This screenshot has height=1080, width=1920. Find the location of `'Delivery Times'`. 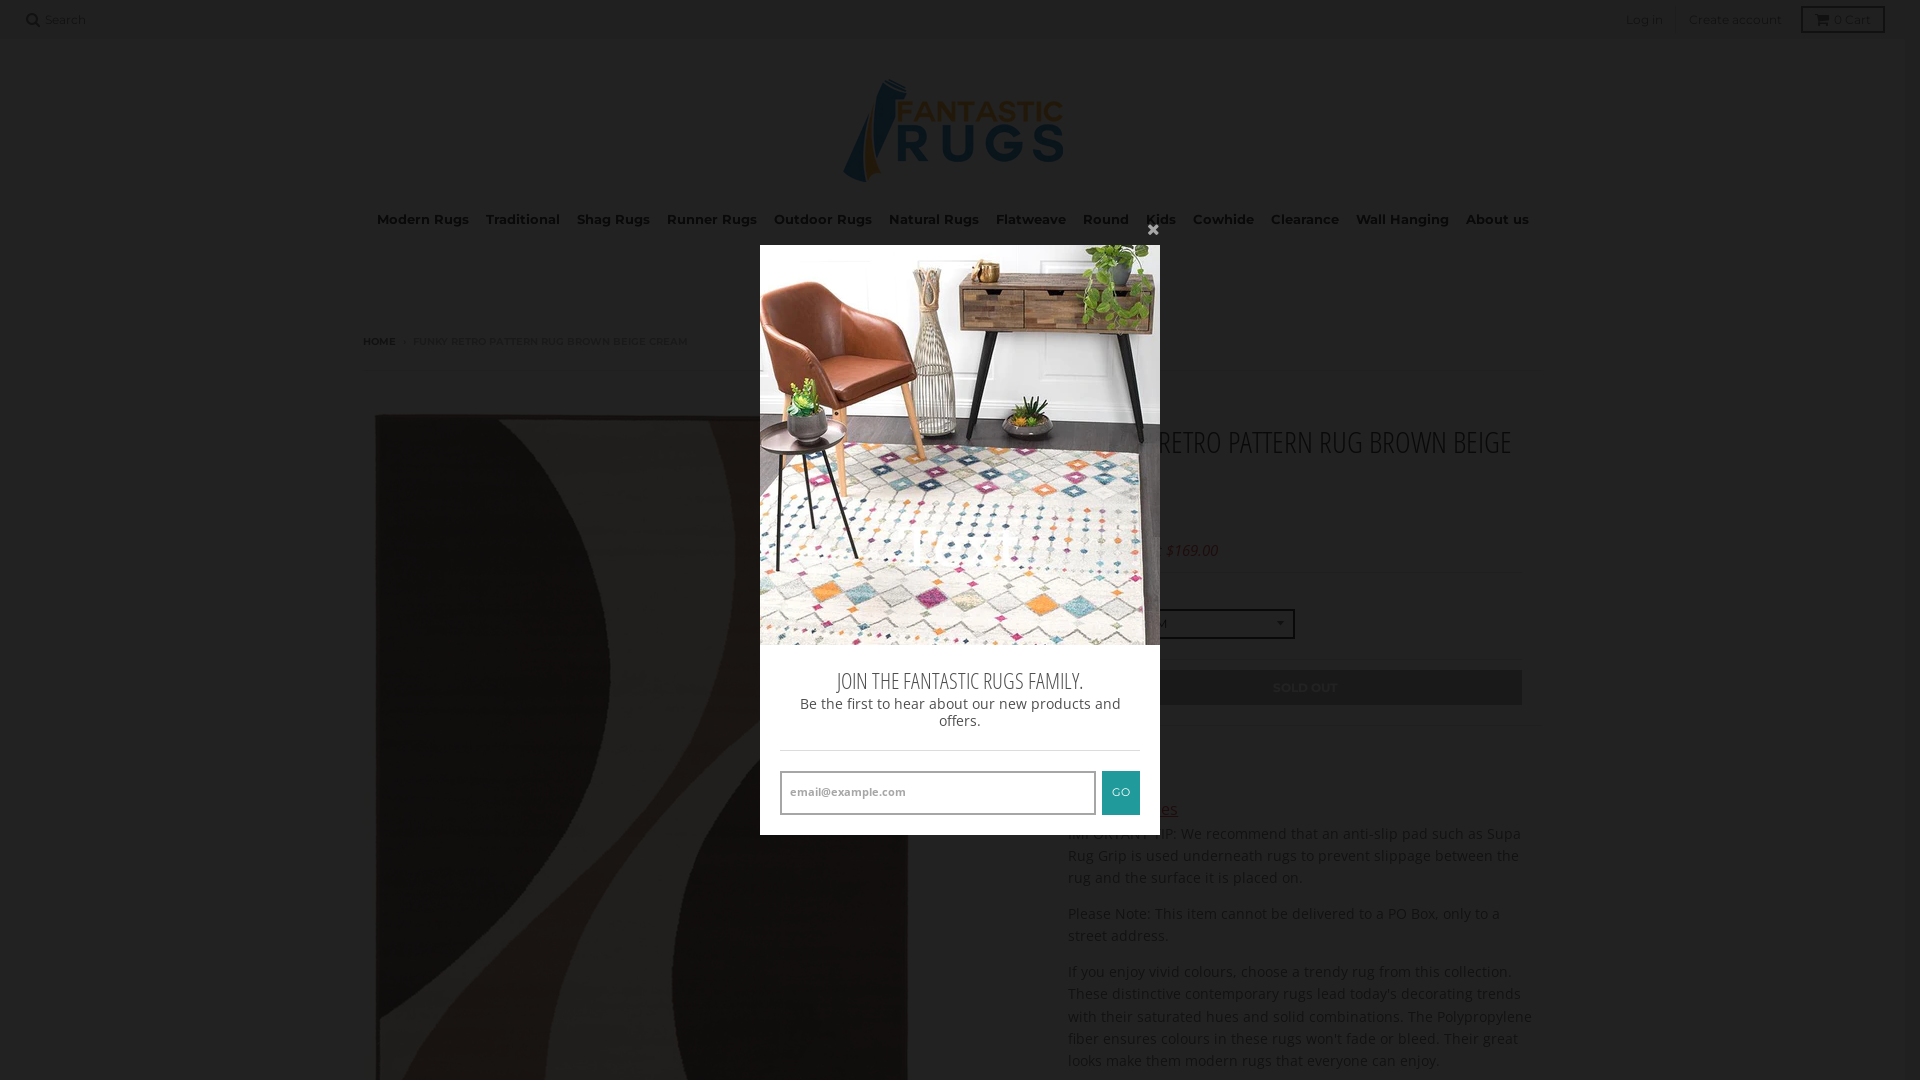

'Delivery Times' is located at coordinates (1123, 808).